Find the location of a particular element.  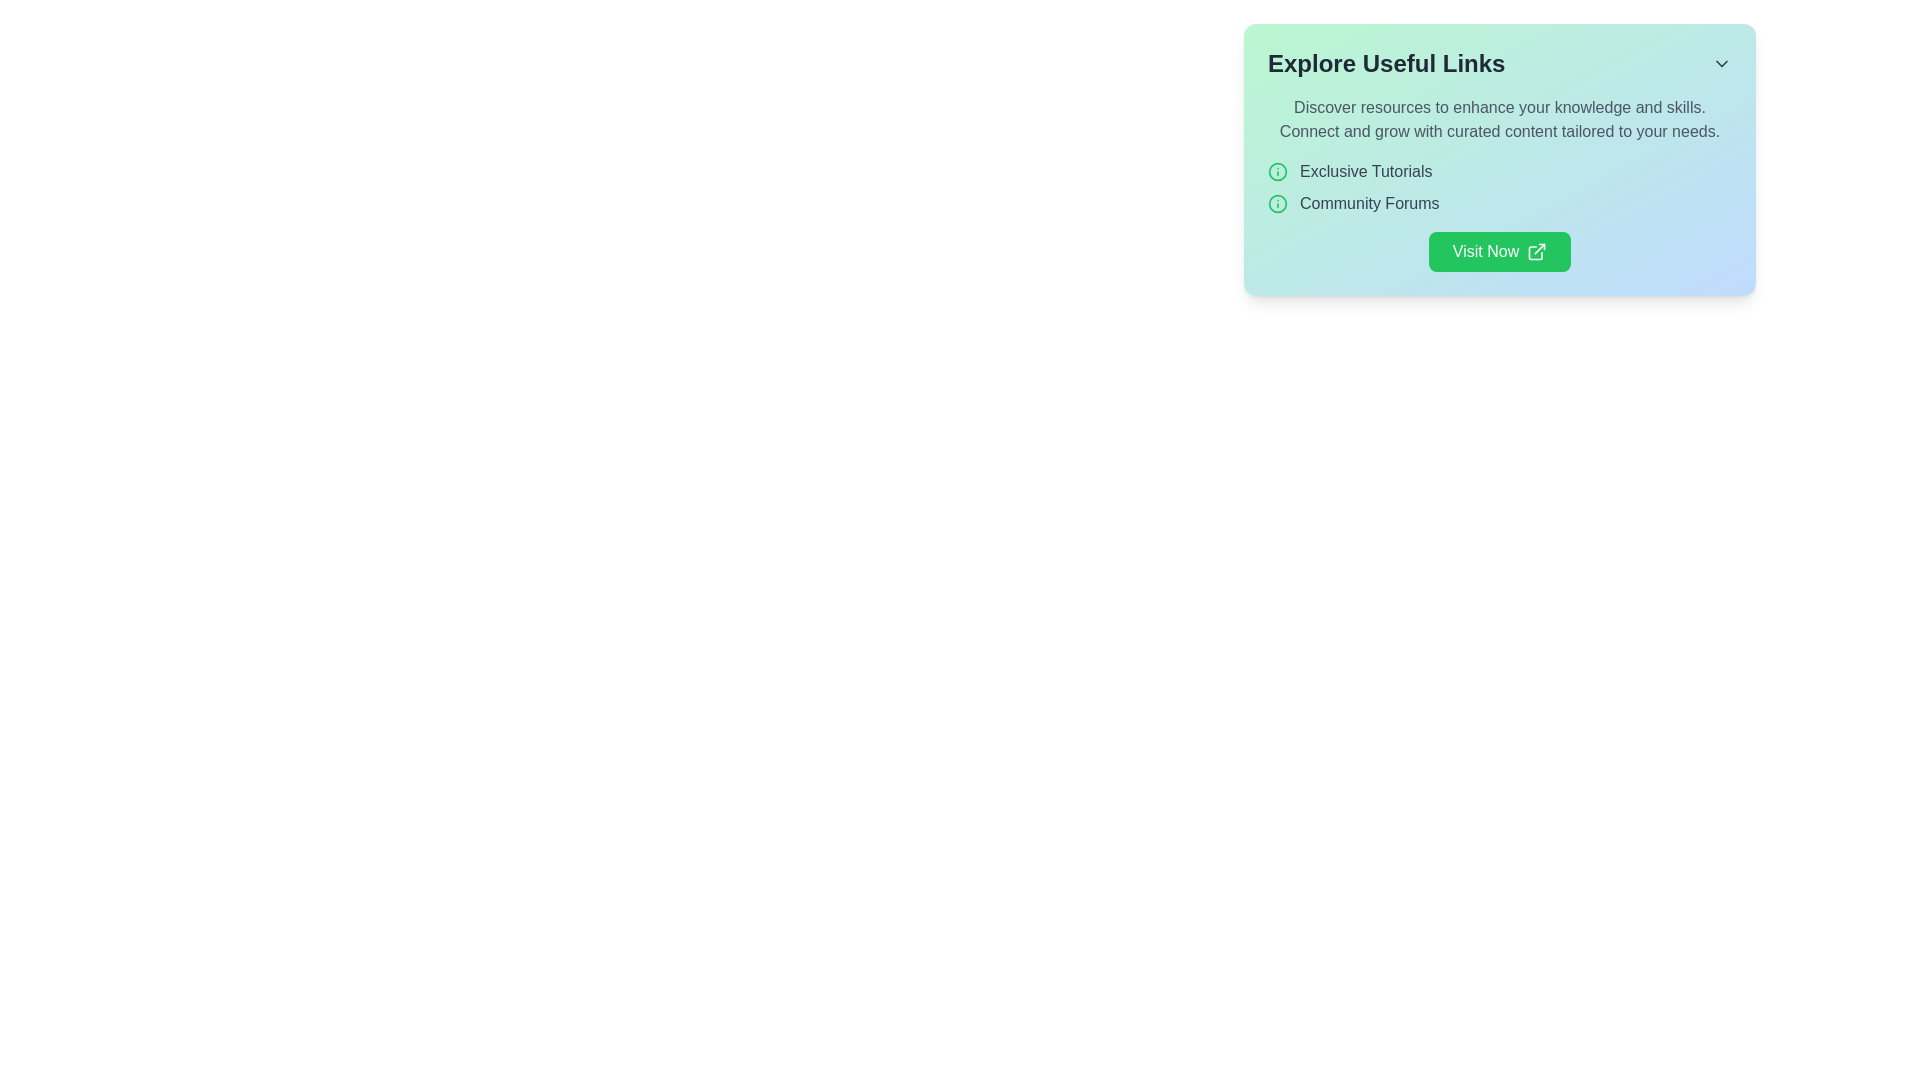

the 'Exclusive Tutorials' link located in the central-right section of the navigation links, which is positioned below a descriptive paragraph and above the 'Visit Now' button is located at coordinates (1499, 188).